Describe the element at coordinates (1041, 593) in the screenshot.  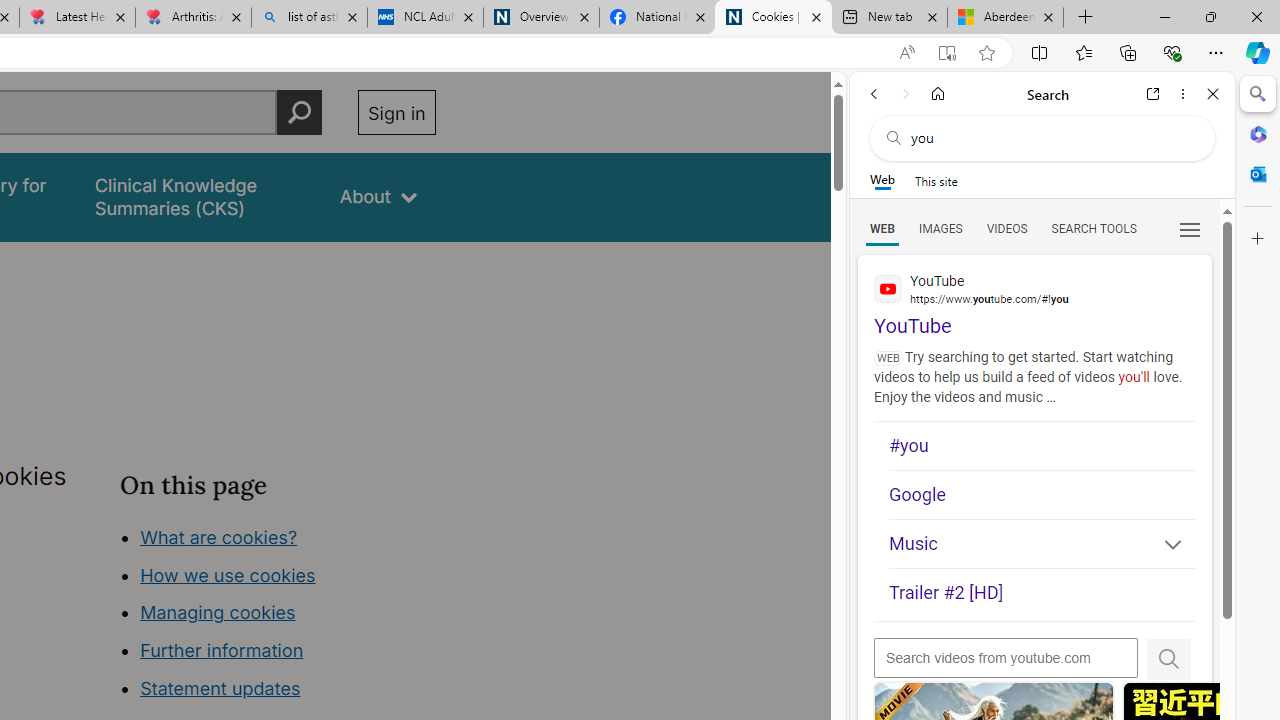
I see `'Trailer #2 [HD]'` at that location.